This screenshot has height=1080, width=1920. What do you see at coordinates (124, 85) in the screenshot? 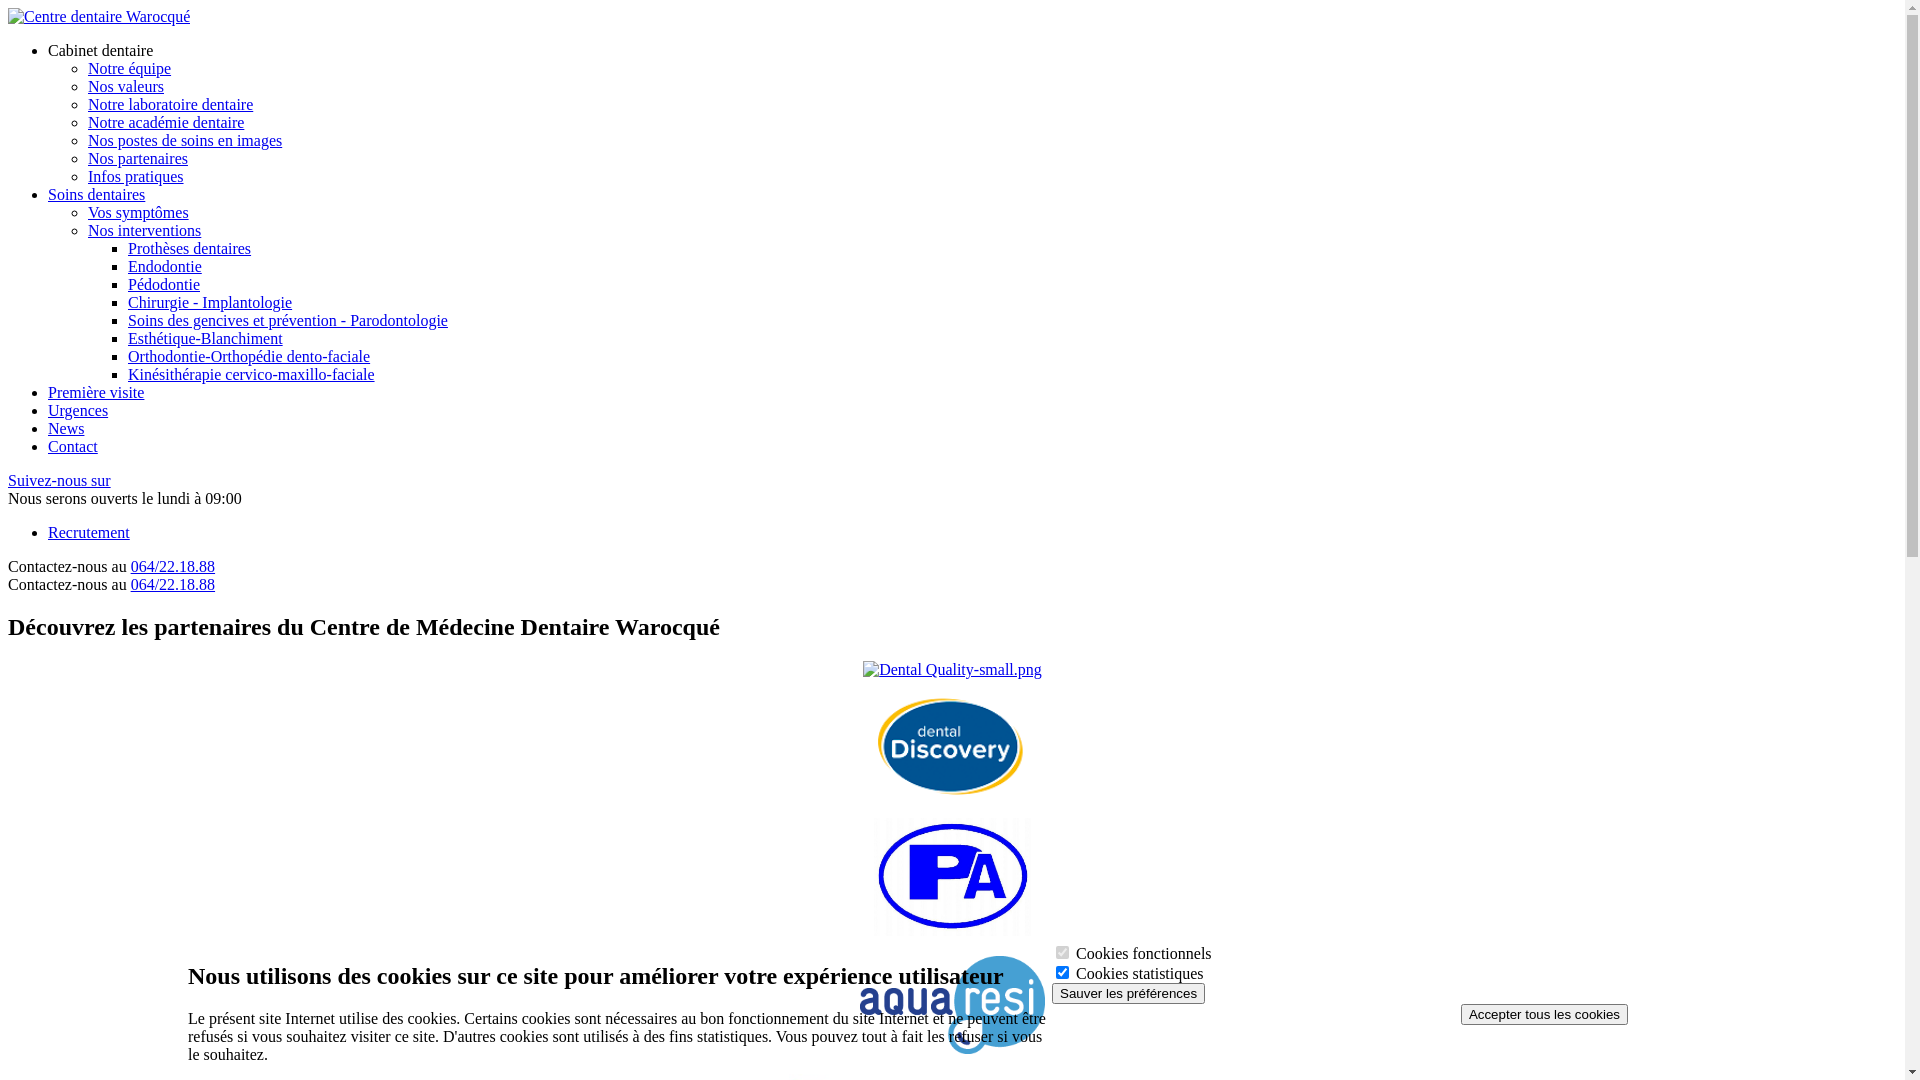
I see `'Nos valeurs'` at bounding box center [124, 85].